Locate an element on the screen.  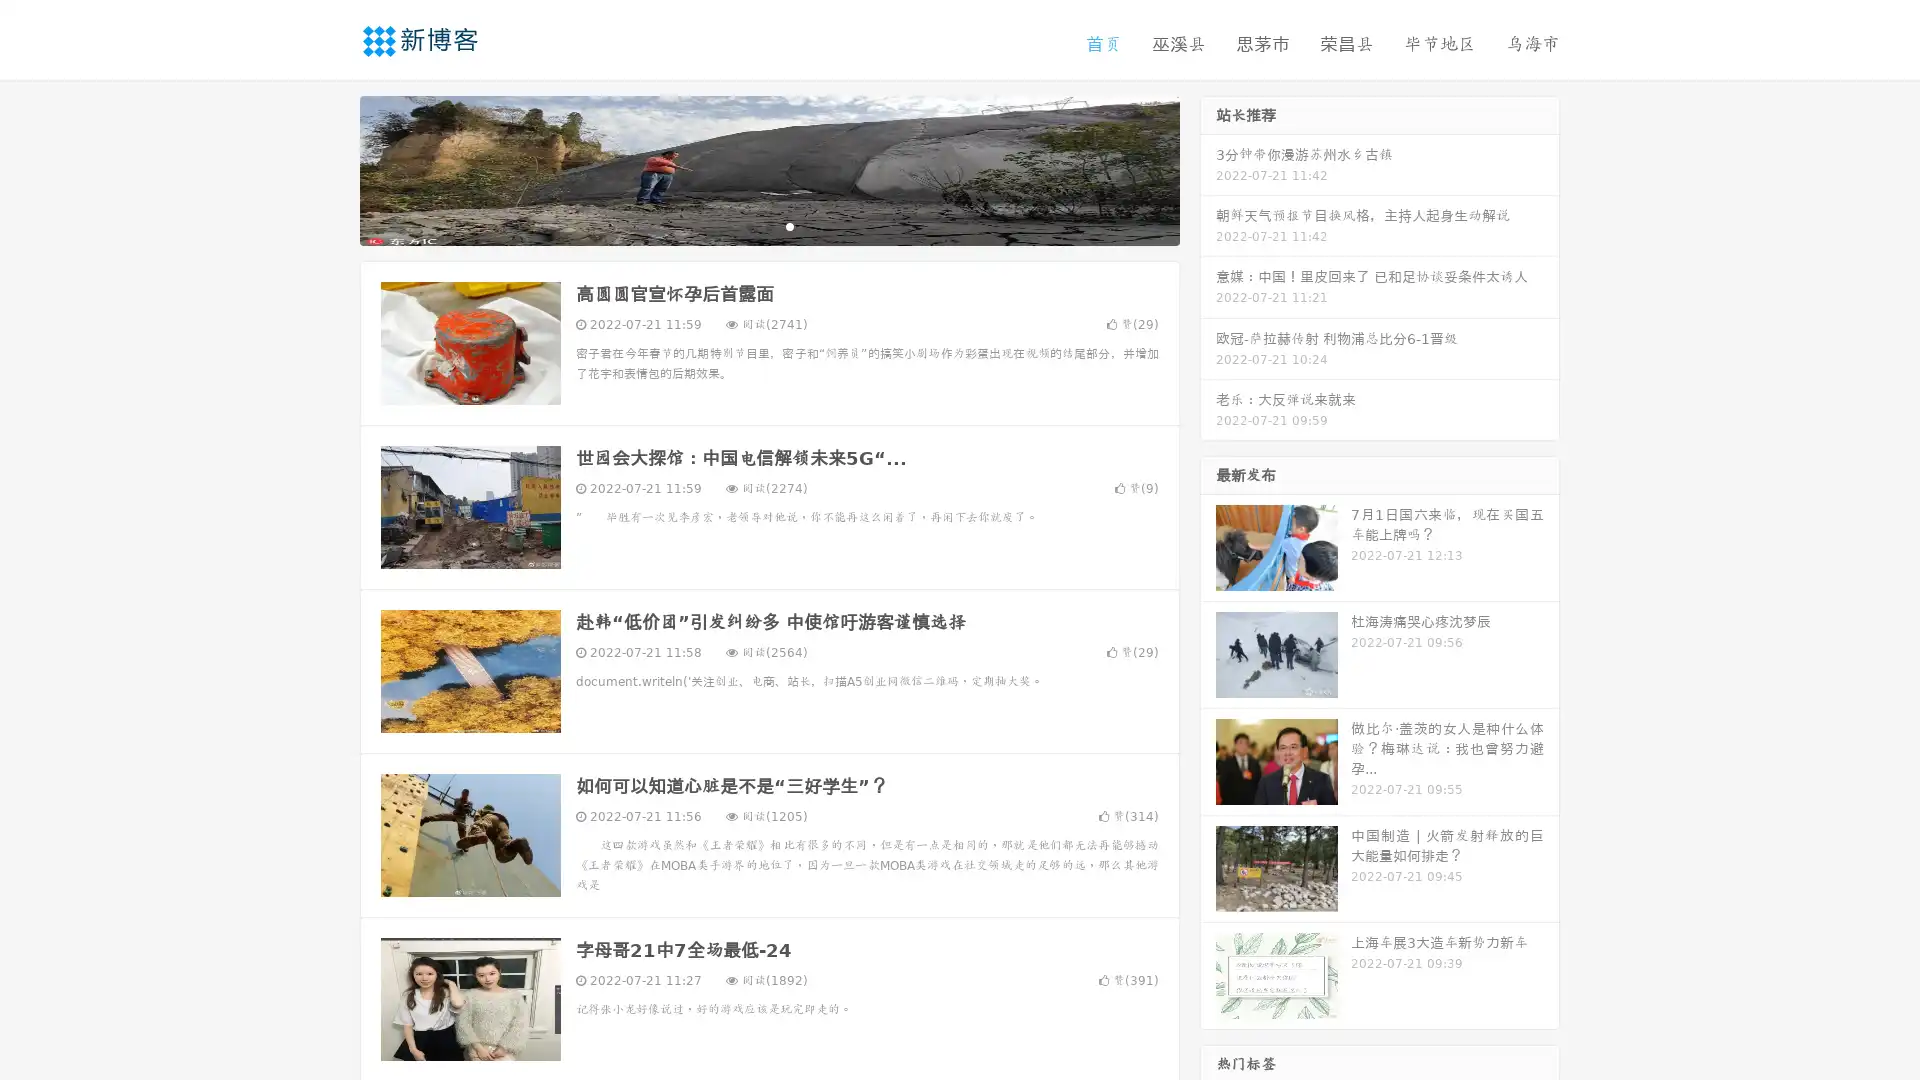
Previous slide is located at coordinates (330, 168).